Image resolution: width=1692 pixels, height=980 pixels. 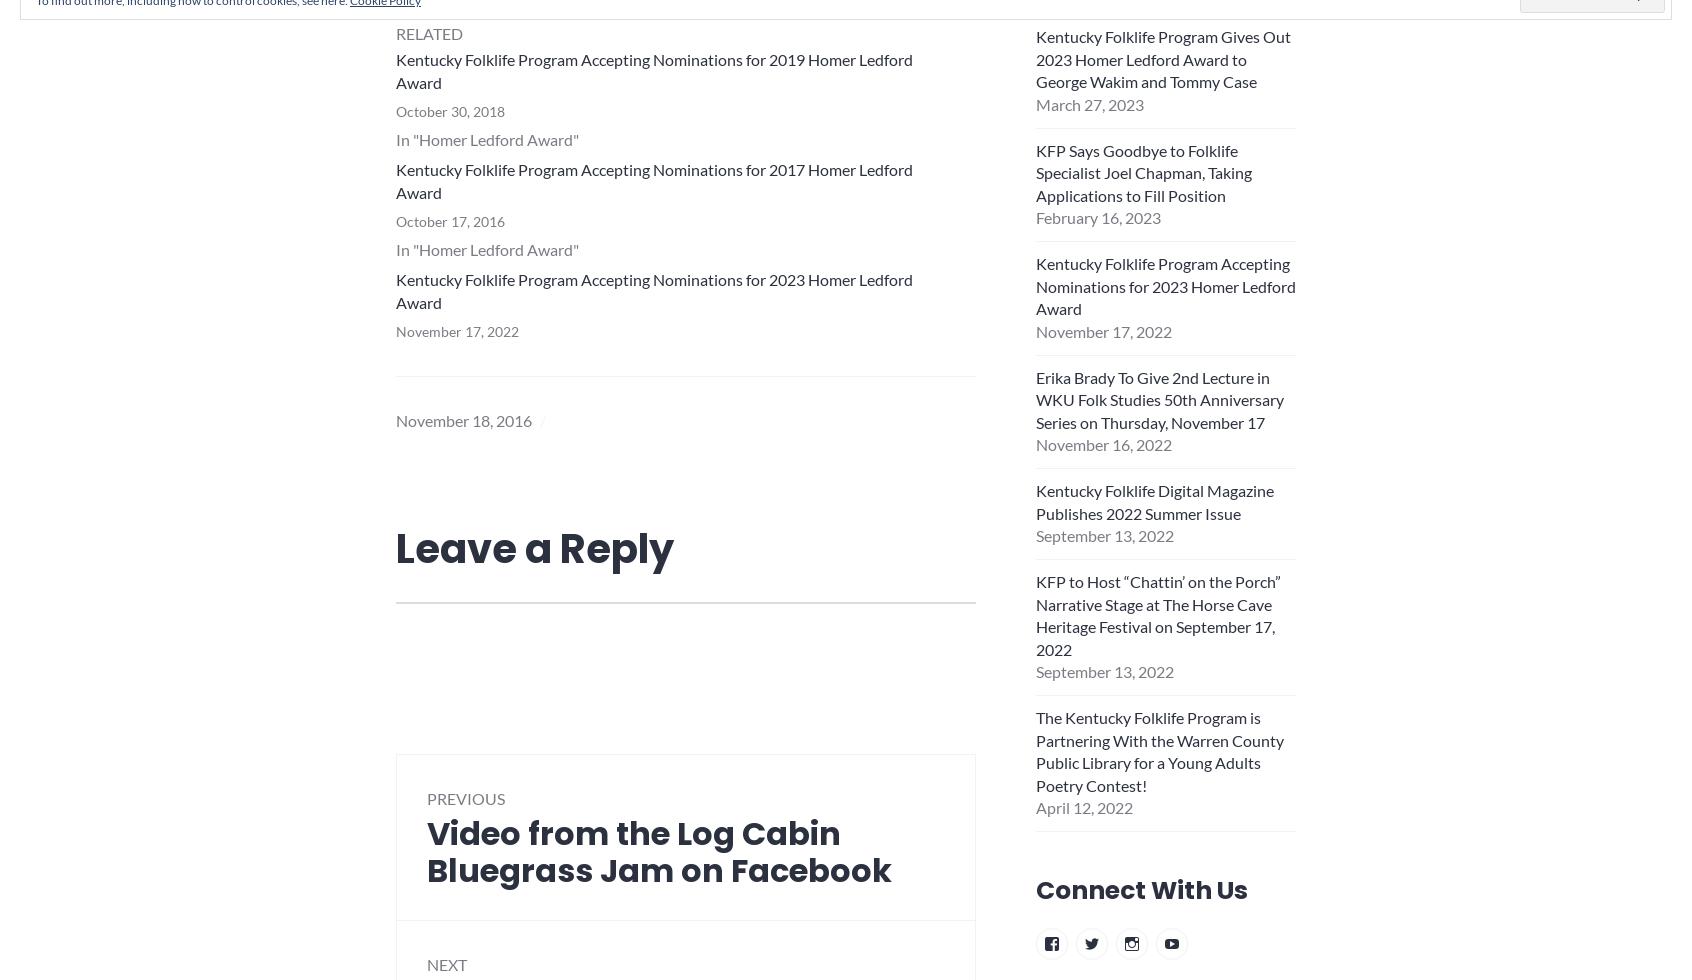 I want to click on 'Related', so click(x=395, y=33).